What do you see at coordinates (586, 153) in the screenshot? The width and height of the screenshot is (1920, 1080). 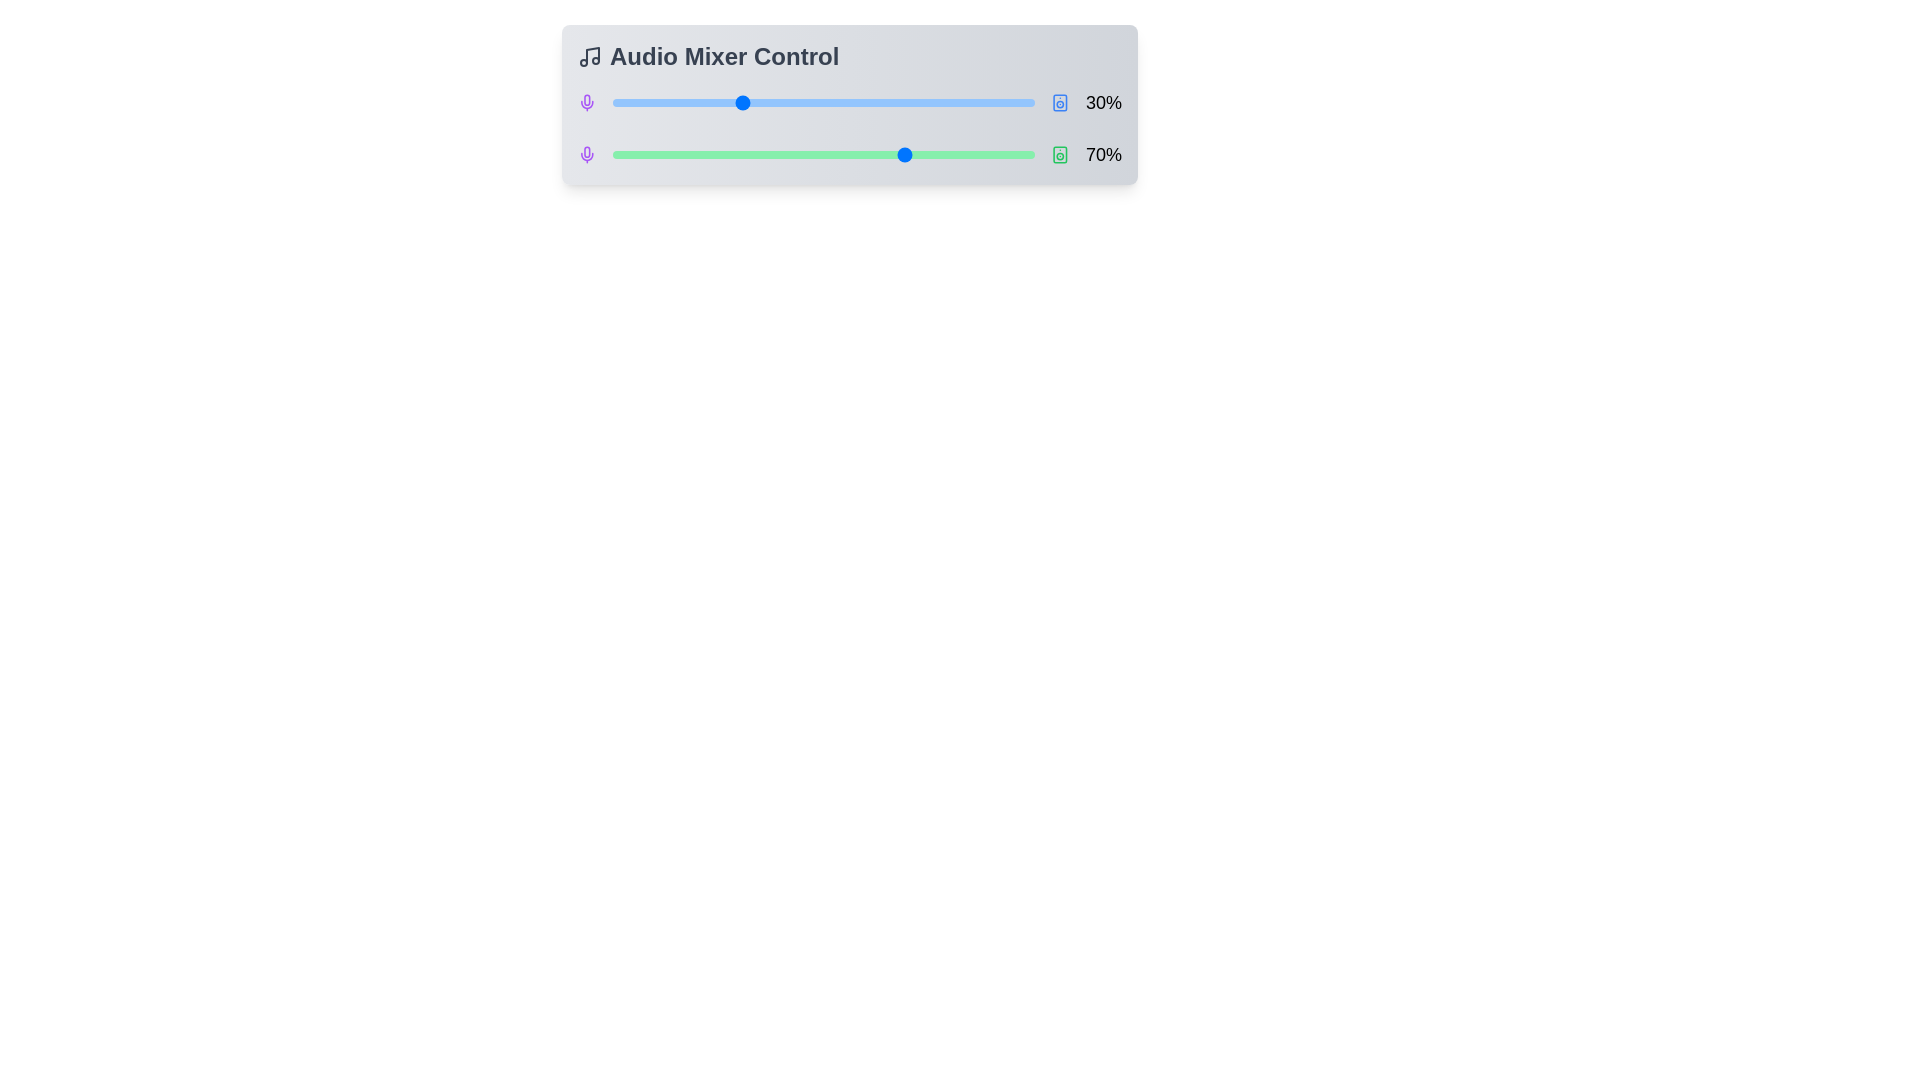 I see `the purple microphone icon located to the left of the green volume slider and the '70%' label` at bounding box center [586, 153].